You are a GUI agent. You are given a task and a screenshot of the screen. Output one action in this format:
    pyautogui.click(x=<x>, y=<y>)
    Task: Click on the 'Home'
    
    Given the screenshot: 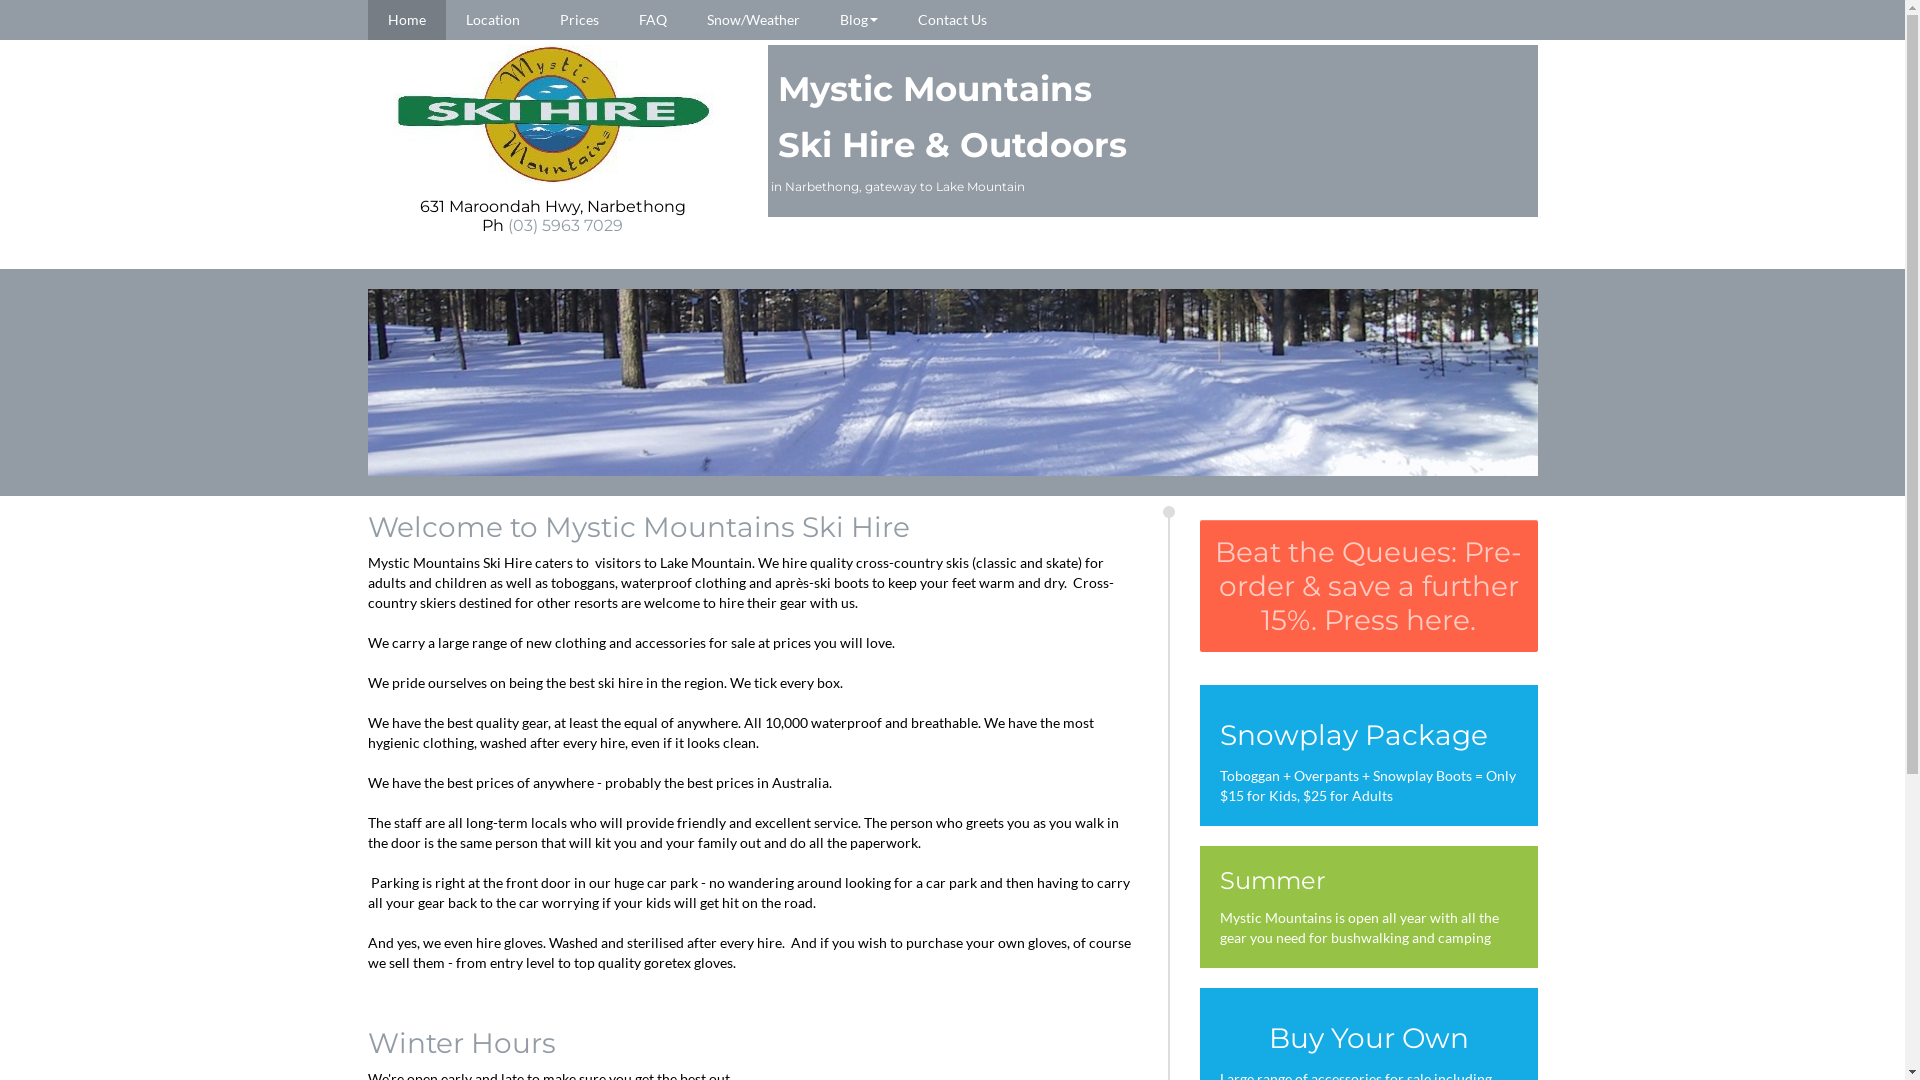 What is the action you would take?
    pyautogui.click(x=406, y=19)
    